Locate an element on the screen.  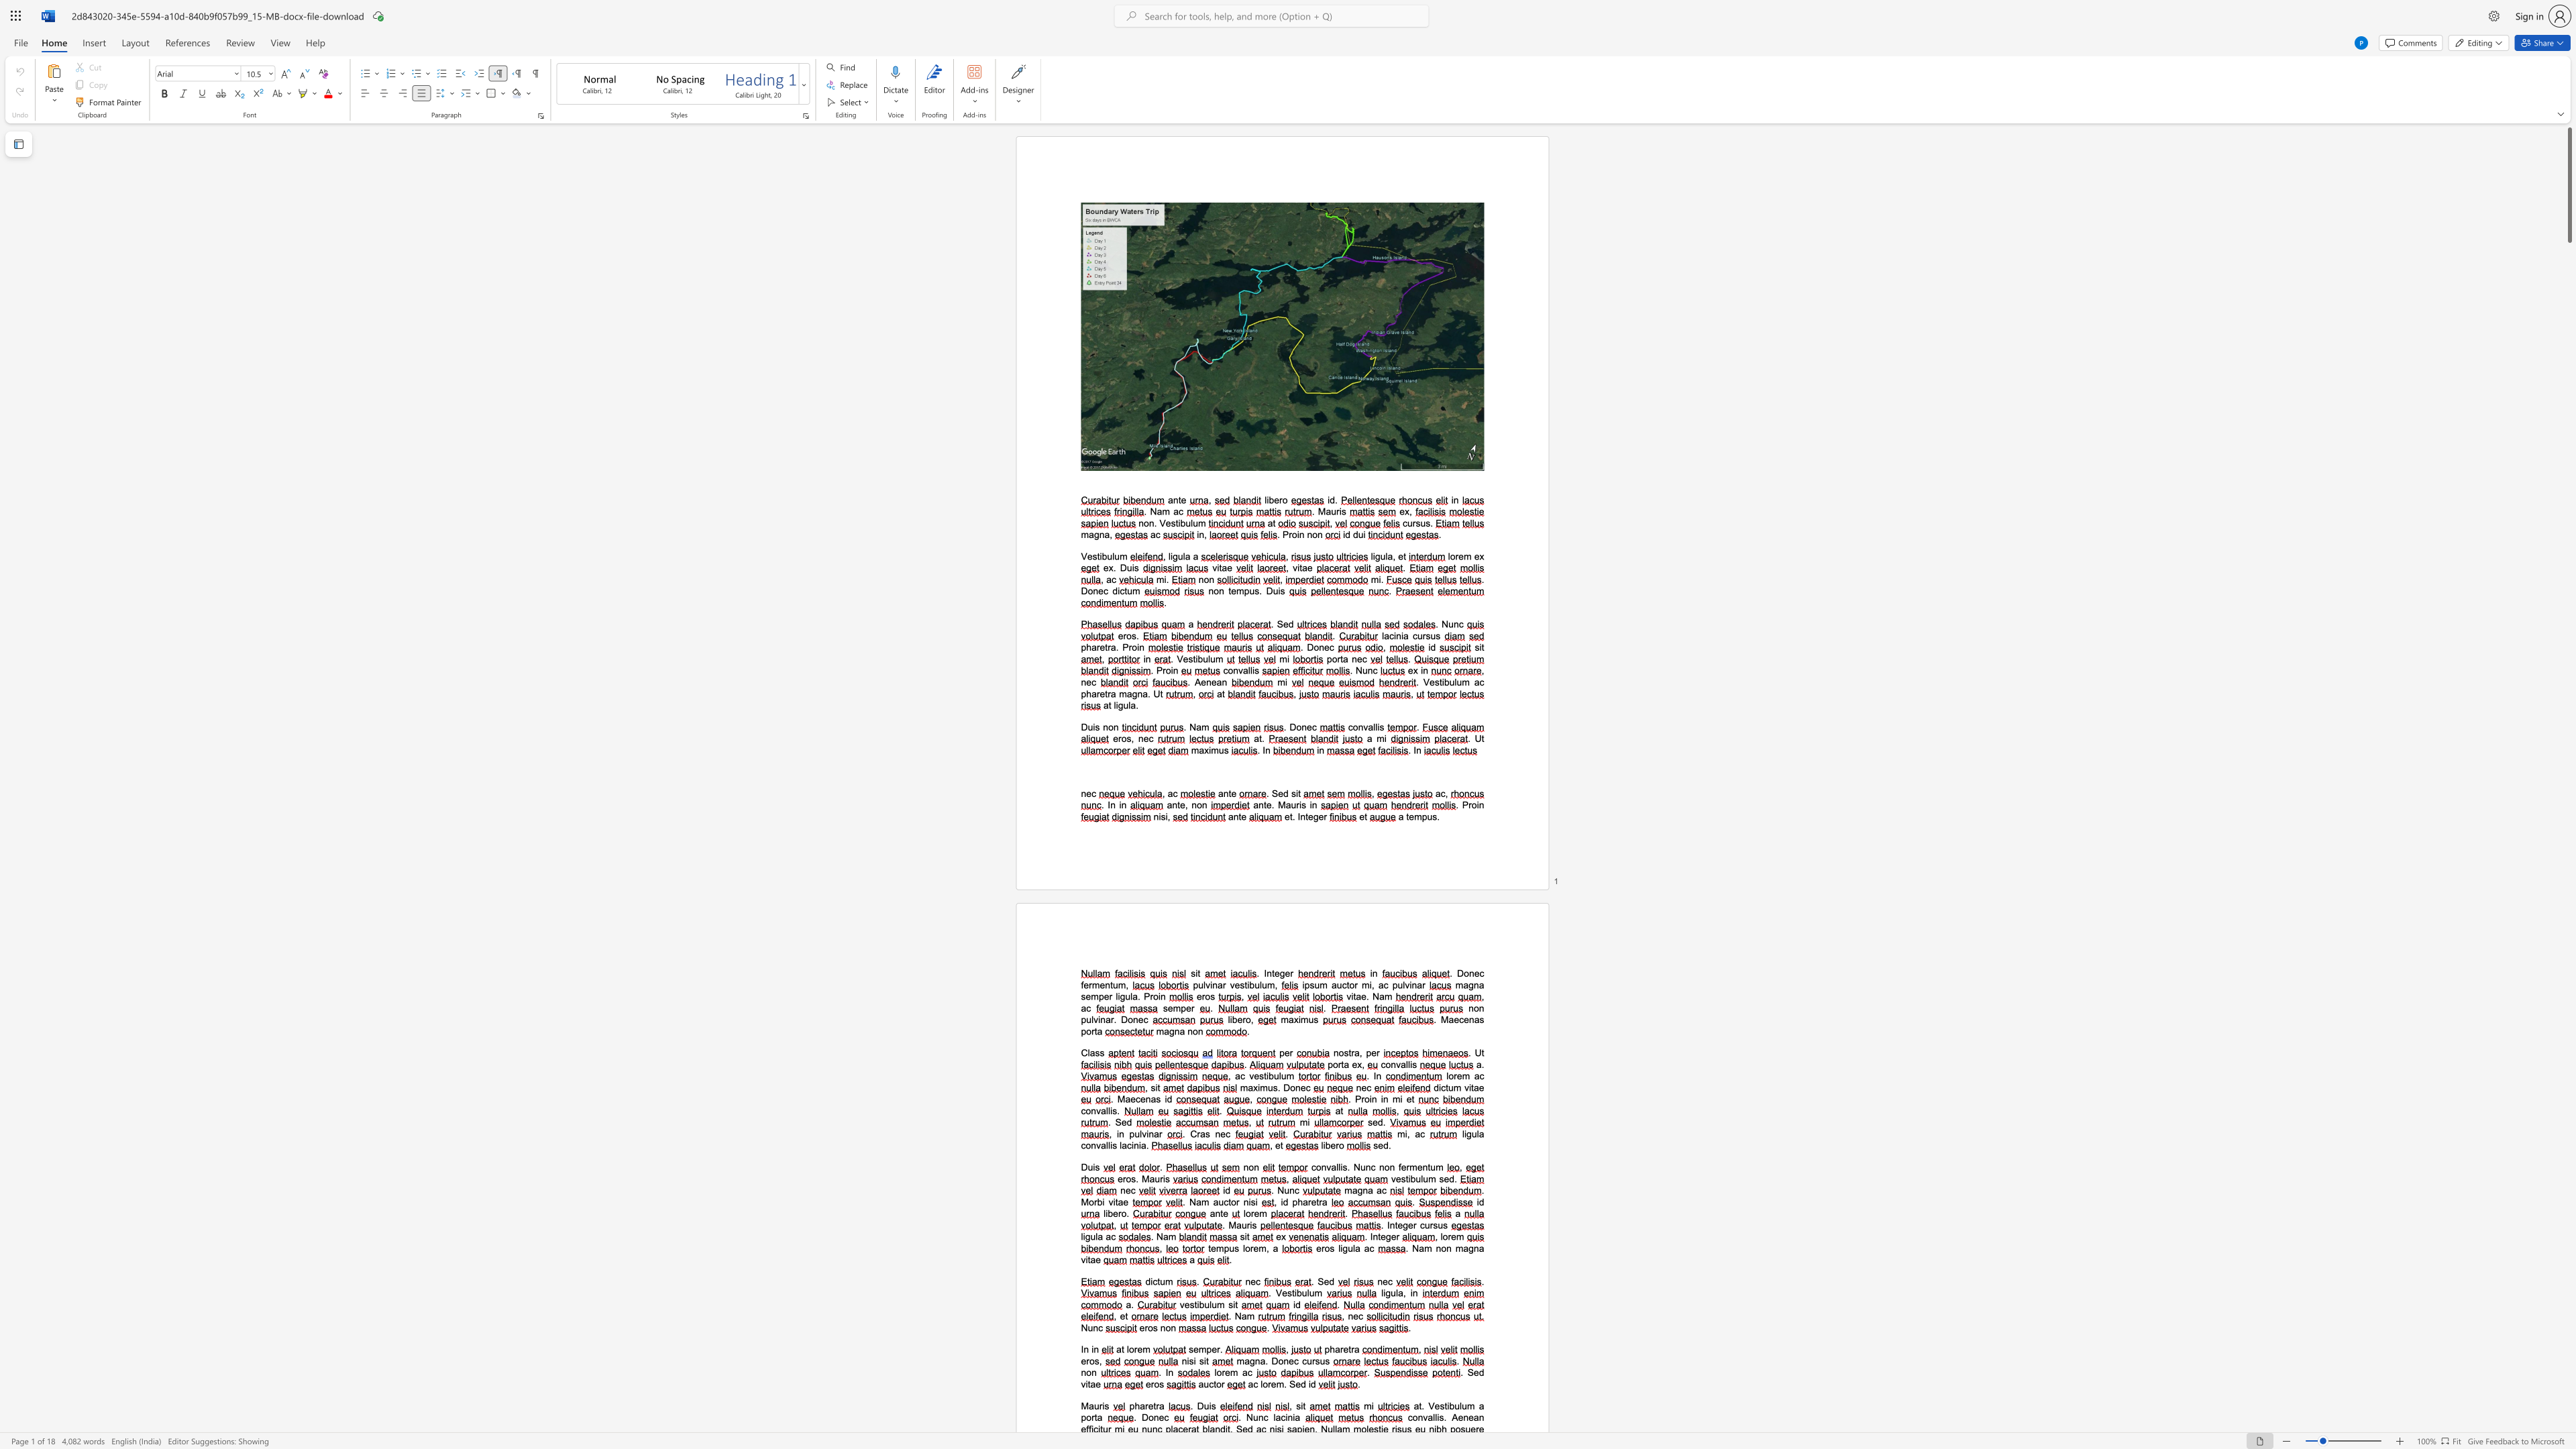
the space between the continuous character "o" and "s" in the text is located at coordinates (1342, 1051).